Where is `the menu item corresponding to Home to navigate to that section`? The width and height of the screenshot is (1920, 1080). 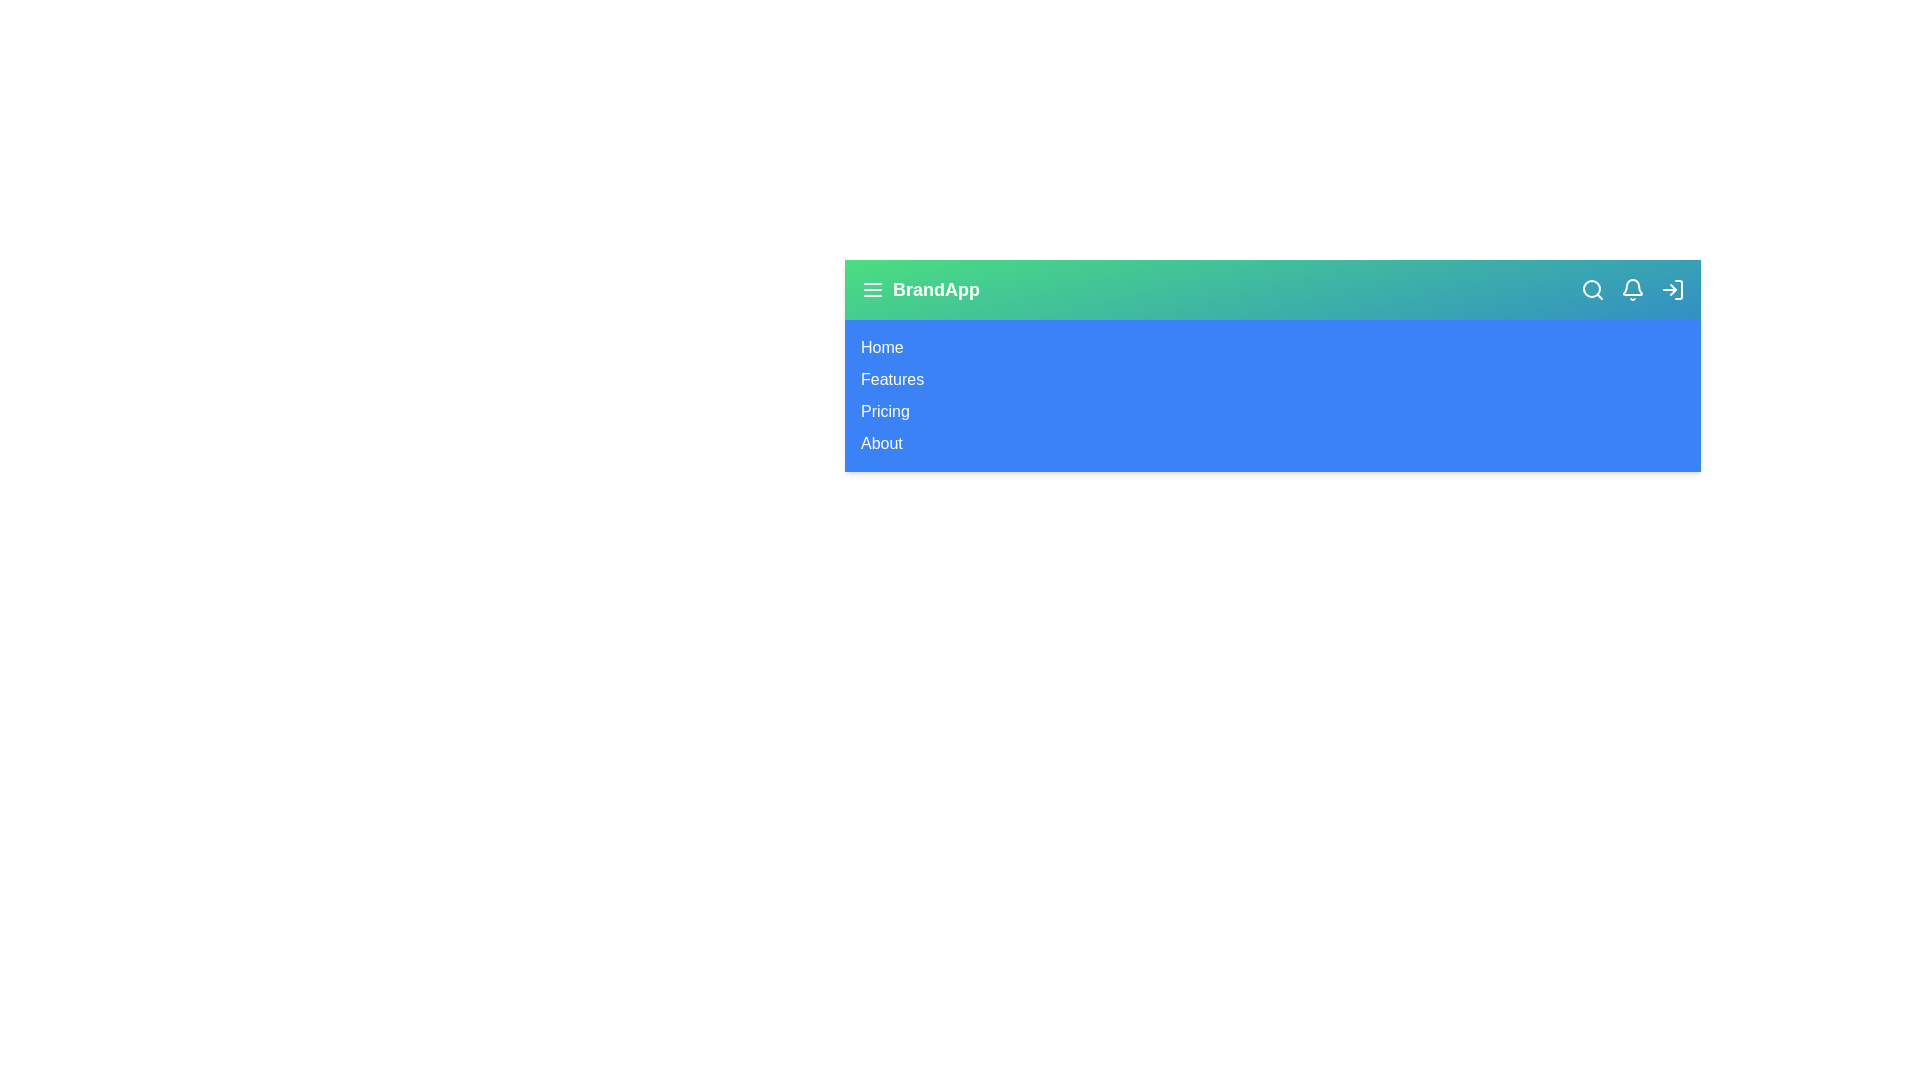 the menu item corresponding to Home to navigate to that section is located at coordinates (881, 346).